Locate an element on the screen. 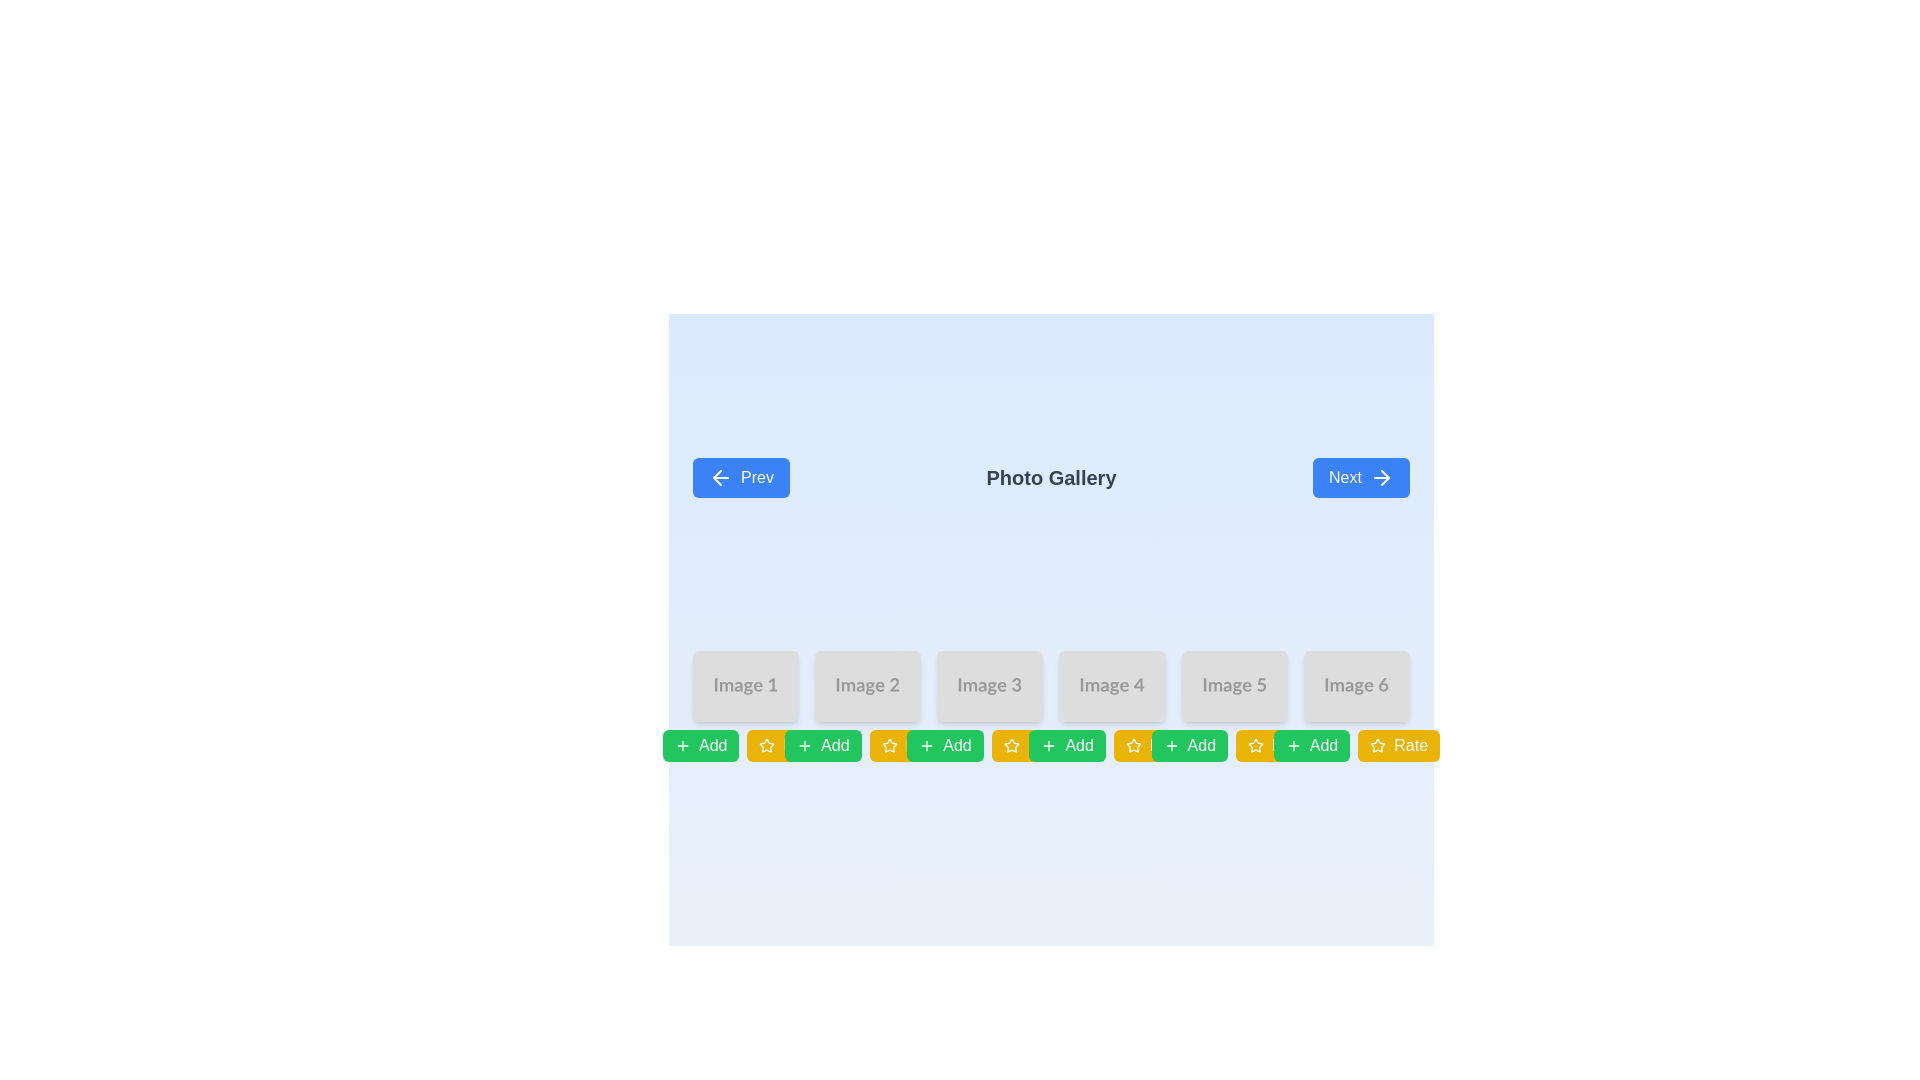 Image resolution: width=1920 pixels, height=1080 pixels. the button located below the fourth image in the gallery, which is part of a series of green buttons for adding items or performing related actions is located at coordinates (1078, 745).